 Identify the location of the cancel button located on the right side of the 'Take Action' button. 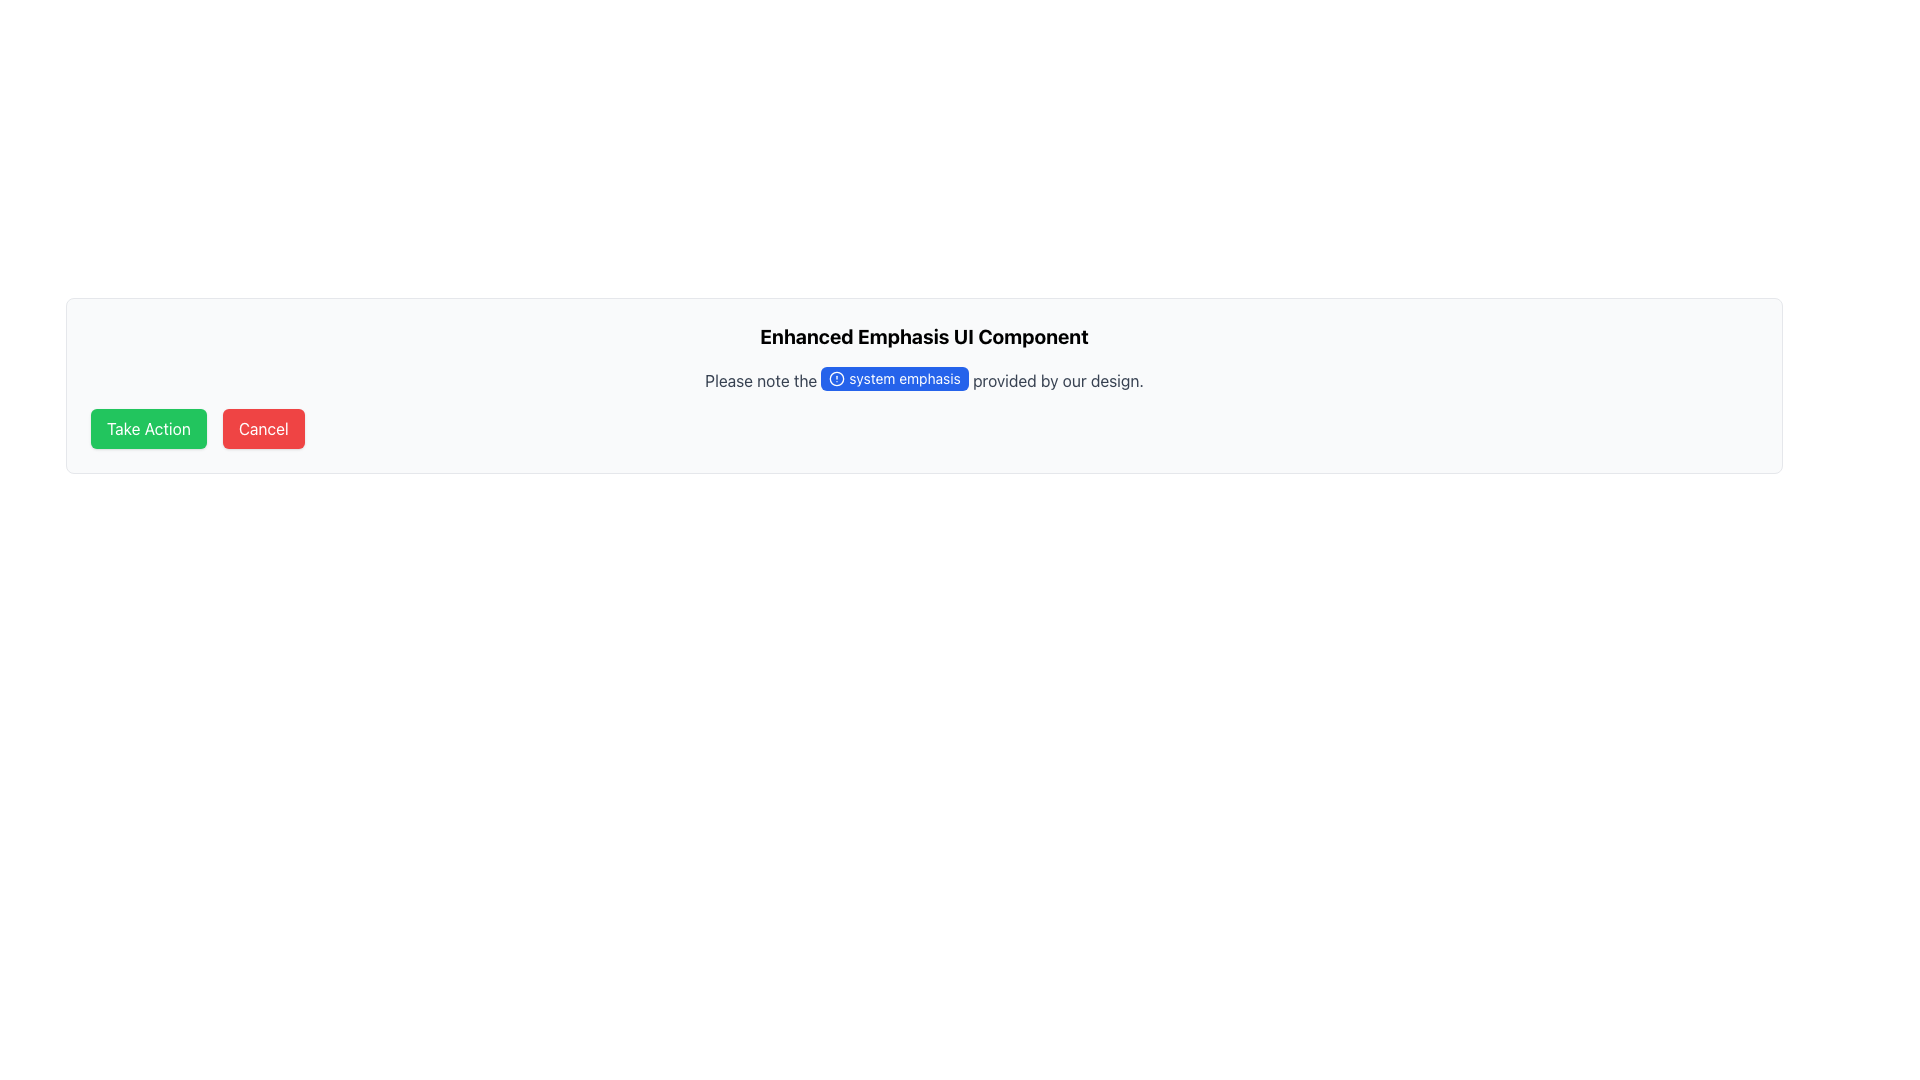
(262, 427).